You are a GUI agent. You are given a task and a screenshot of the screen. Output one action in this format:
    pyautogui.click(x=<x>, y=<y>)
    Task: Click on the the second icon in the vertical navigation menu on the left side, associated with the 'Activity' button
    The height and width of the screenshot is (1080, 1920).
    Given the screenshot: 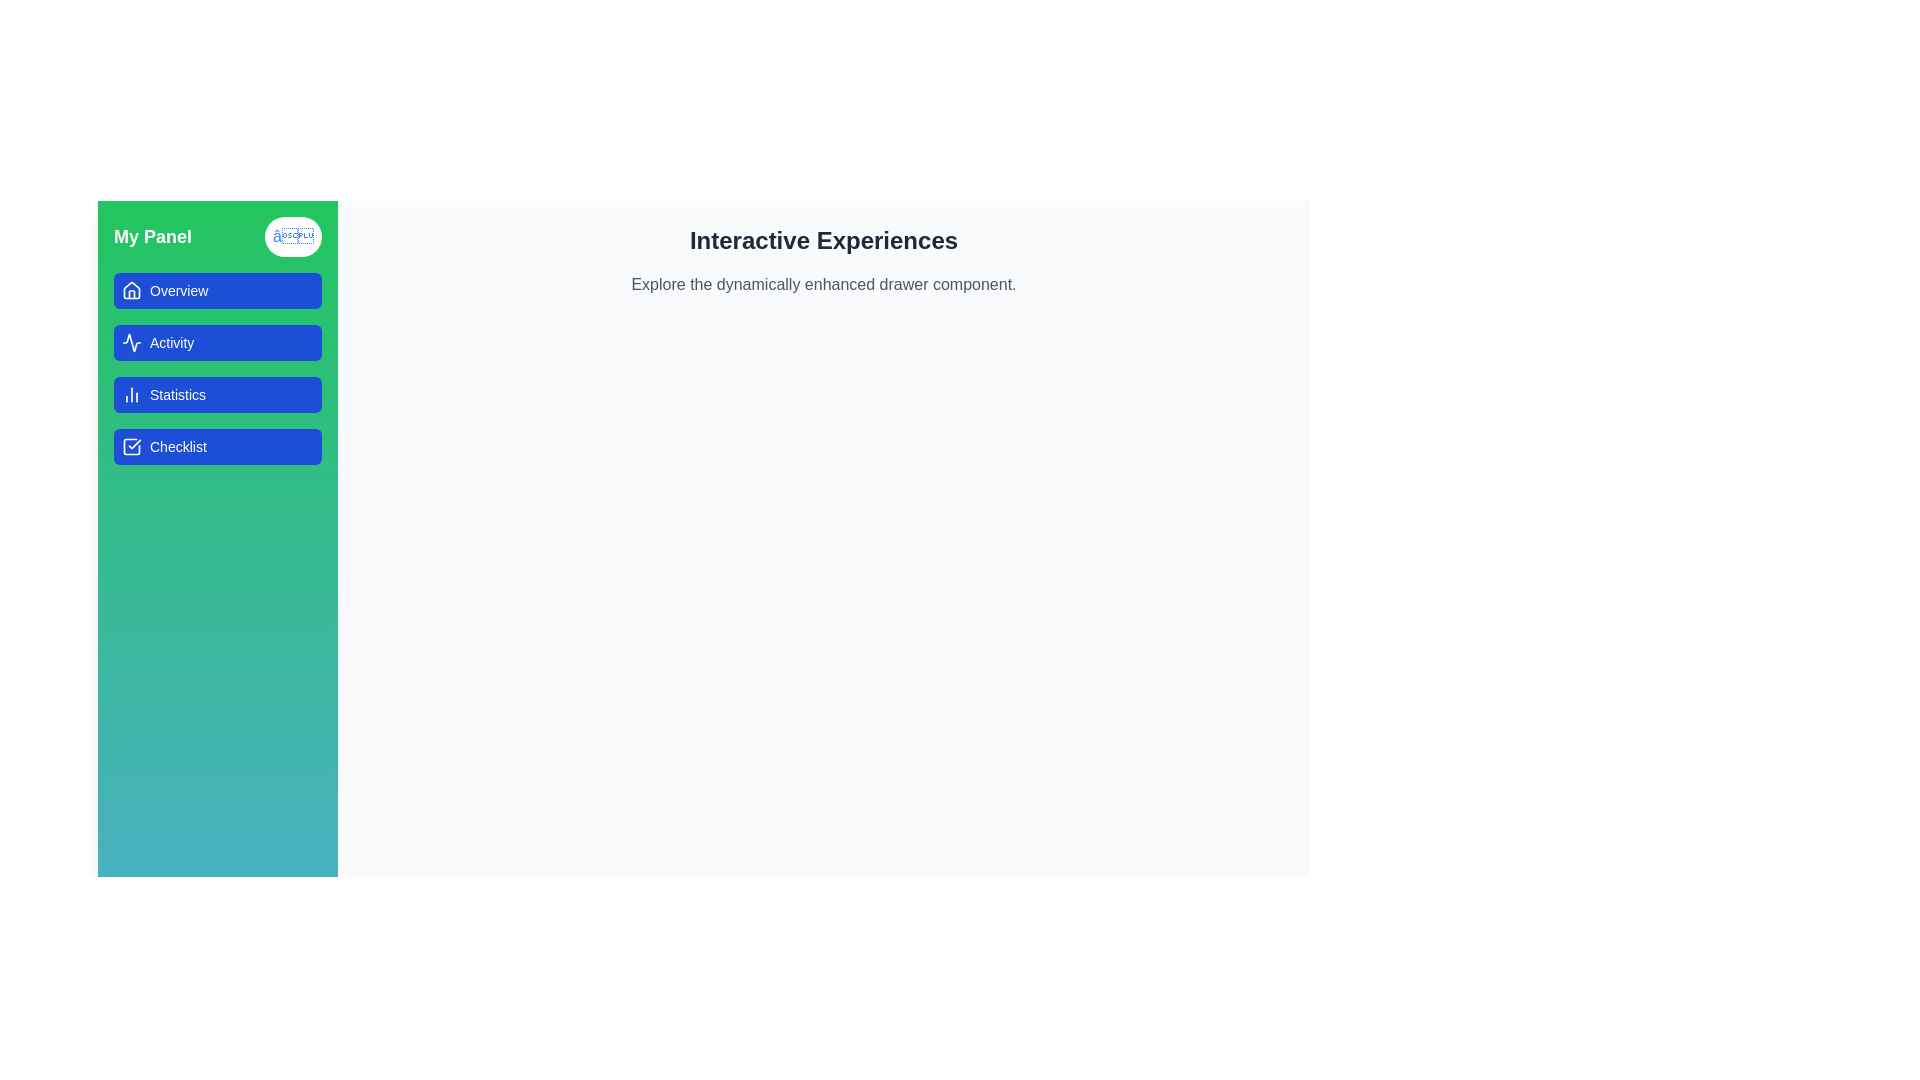 What is the action you would take?
    pyautogui.click(x=131, y=342)
    